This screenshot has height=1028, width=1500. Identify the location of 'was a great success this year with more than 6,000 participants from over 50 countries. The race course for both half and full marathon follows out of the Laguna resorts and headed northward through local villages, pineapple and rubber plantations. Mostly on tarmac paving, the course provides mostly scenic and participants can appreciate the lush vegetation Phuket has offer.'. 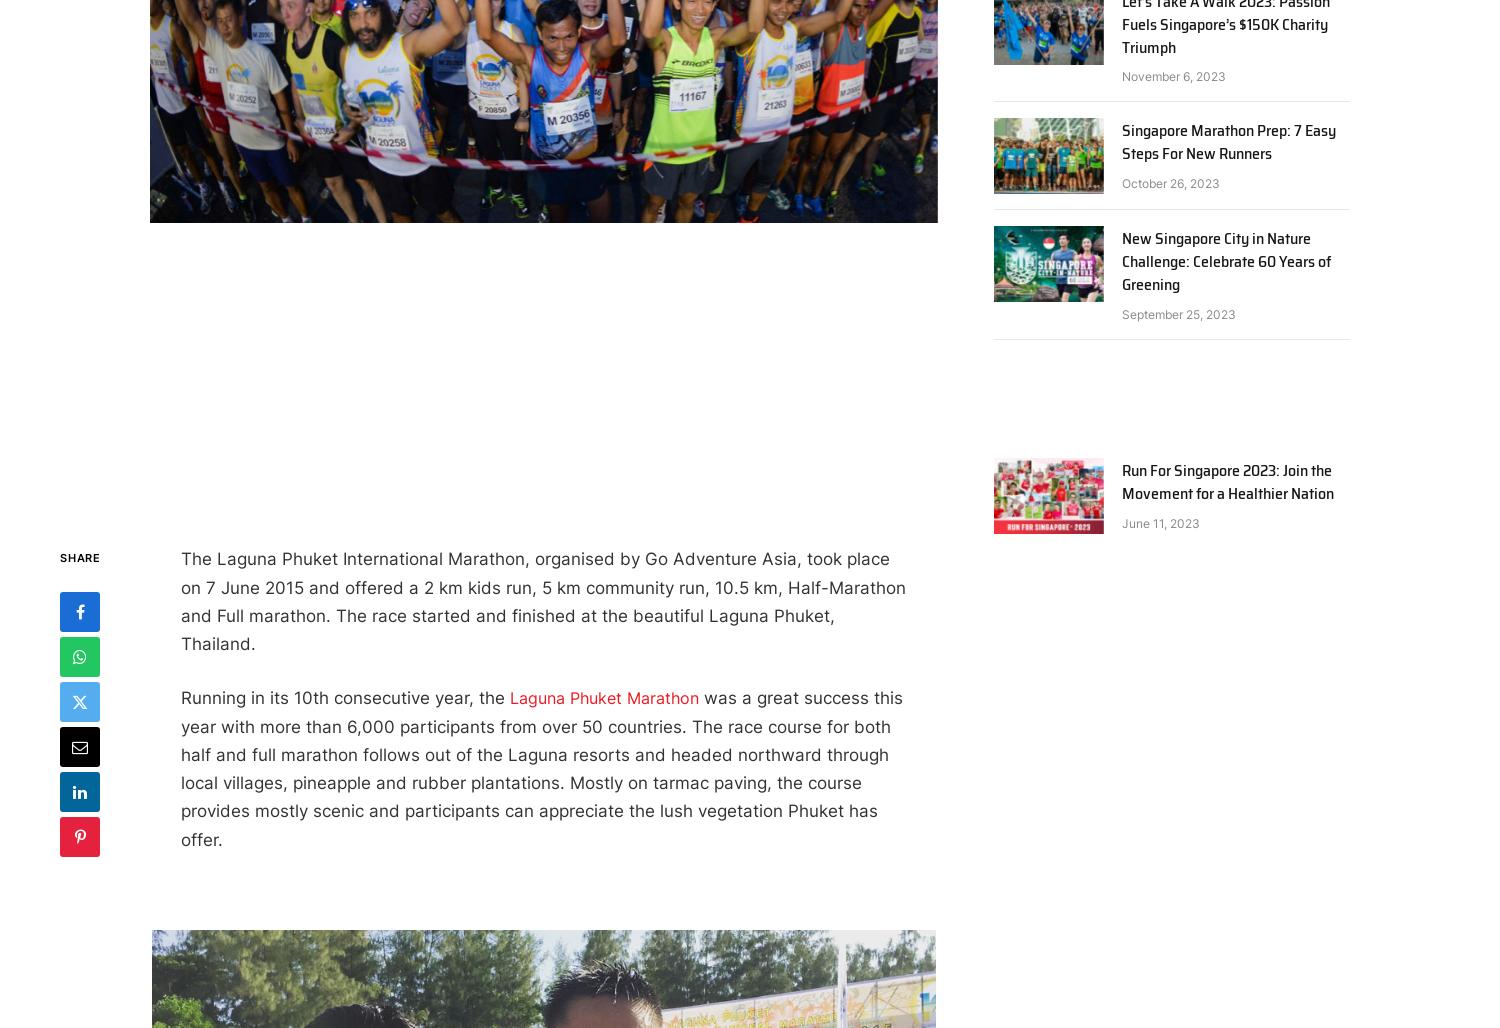
(541, 767).